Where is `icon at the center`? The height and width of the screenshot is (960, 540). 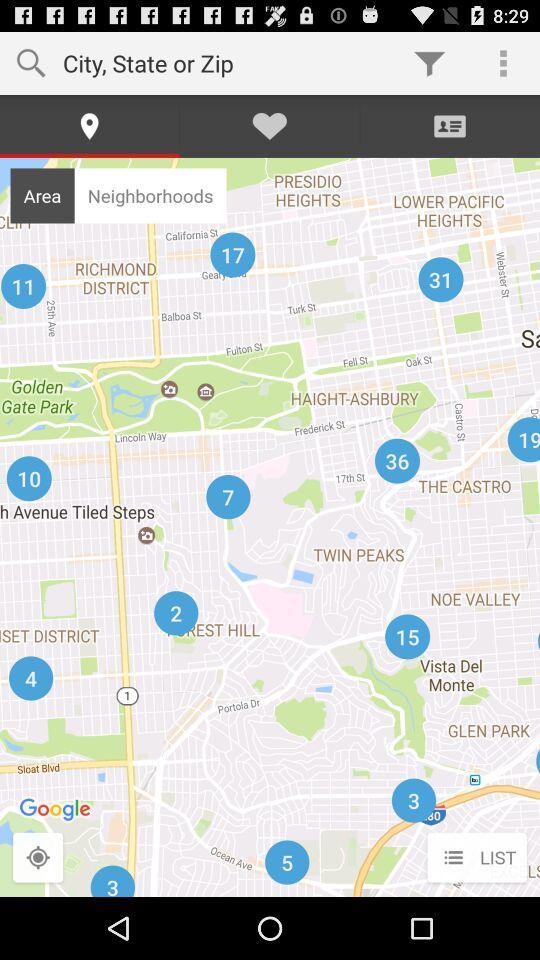
icon at the center is located at coordinates (270, 526).